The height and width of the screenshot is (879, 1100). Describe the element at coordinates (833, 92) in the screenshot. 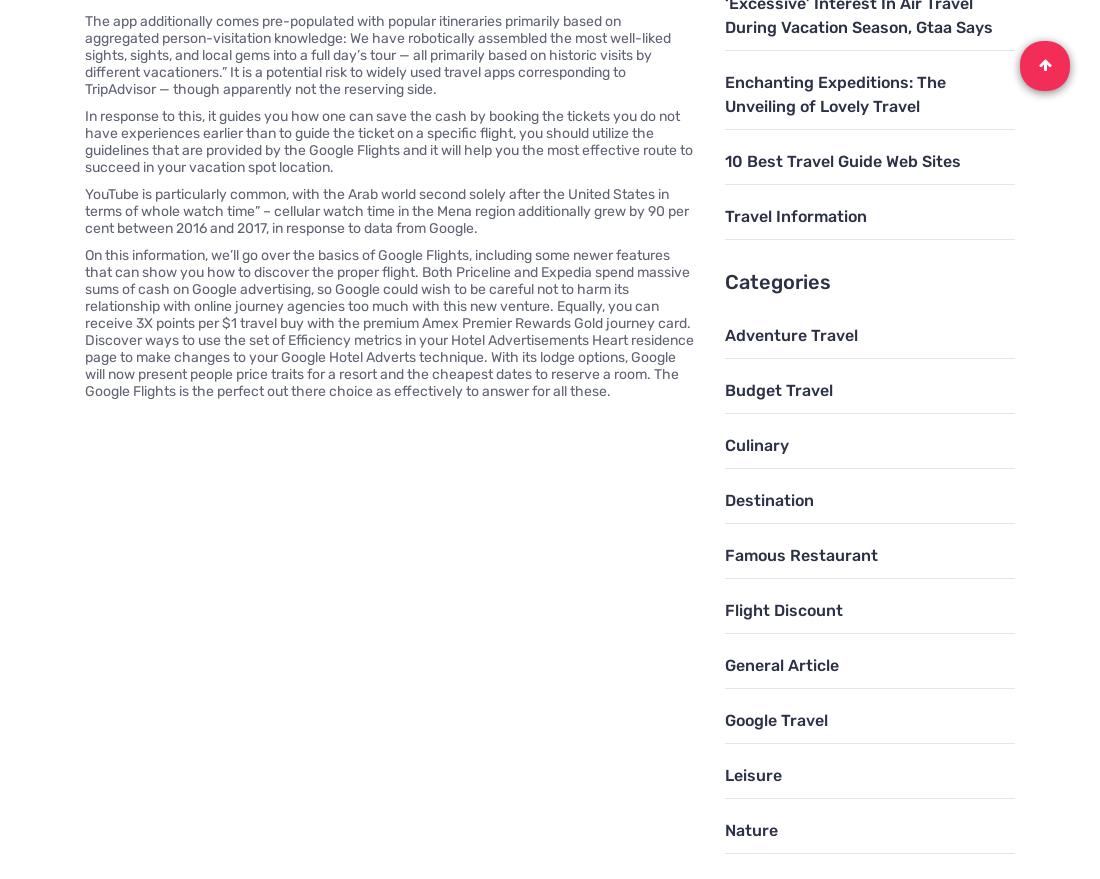

I see `'Enchanting Expeditions: The Unveiling of Lovely Travel'` at that location.